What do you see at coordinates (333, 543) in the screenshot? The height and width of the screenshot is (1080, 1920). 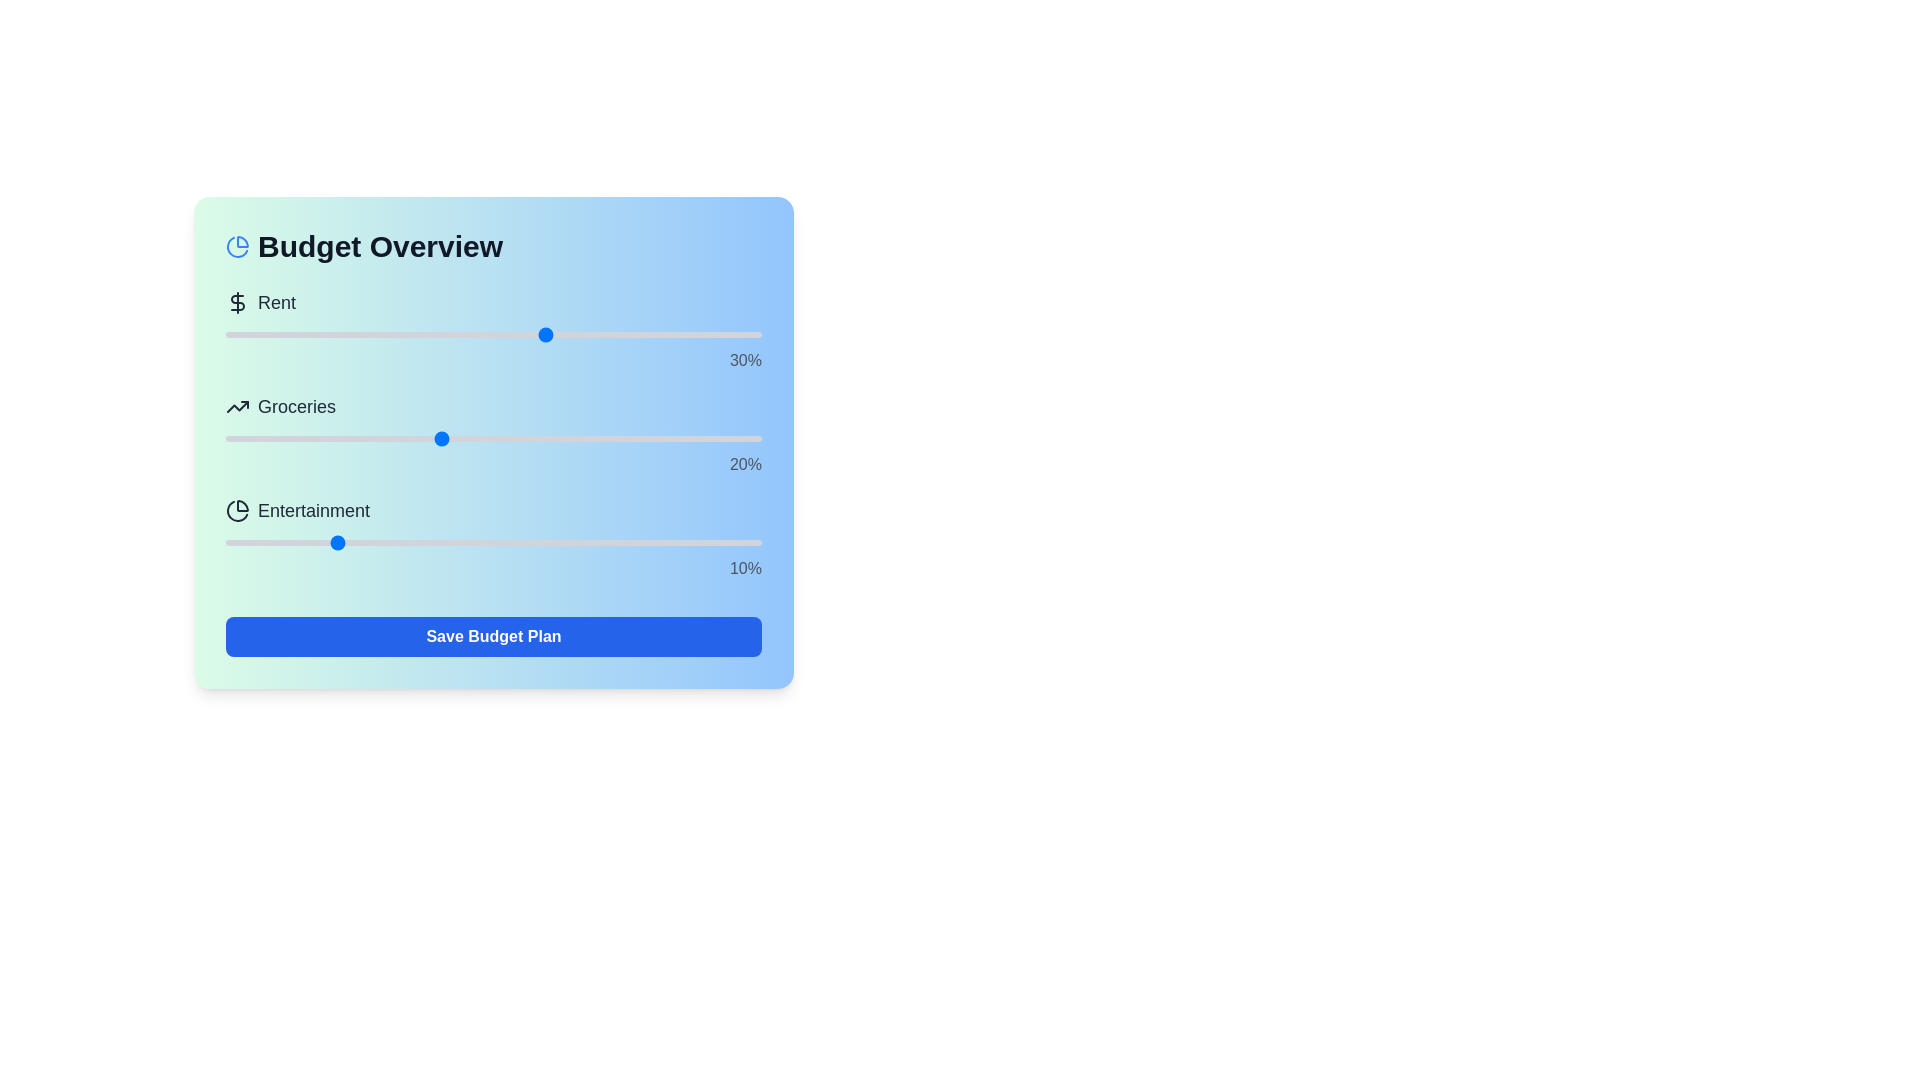 I see `the slider` at bounding box center [333, 543].